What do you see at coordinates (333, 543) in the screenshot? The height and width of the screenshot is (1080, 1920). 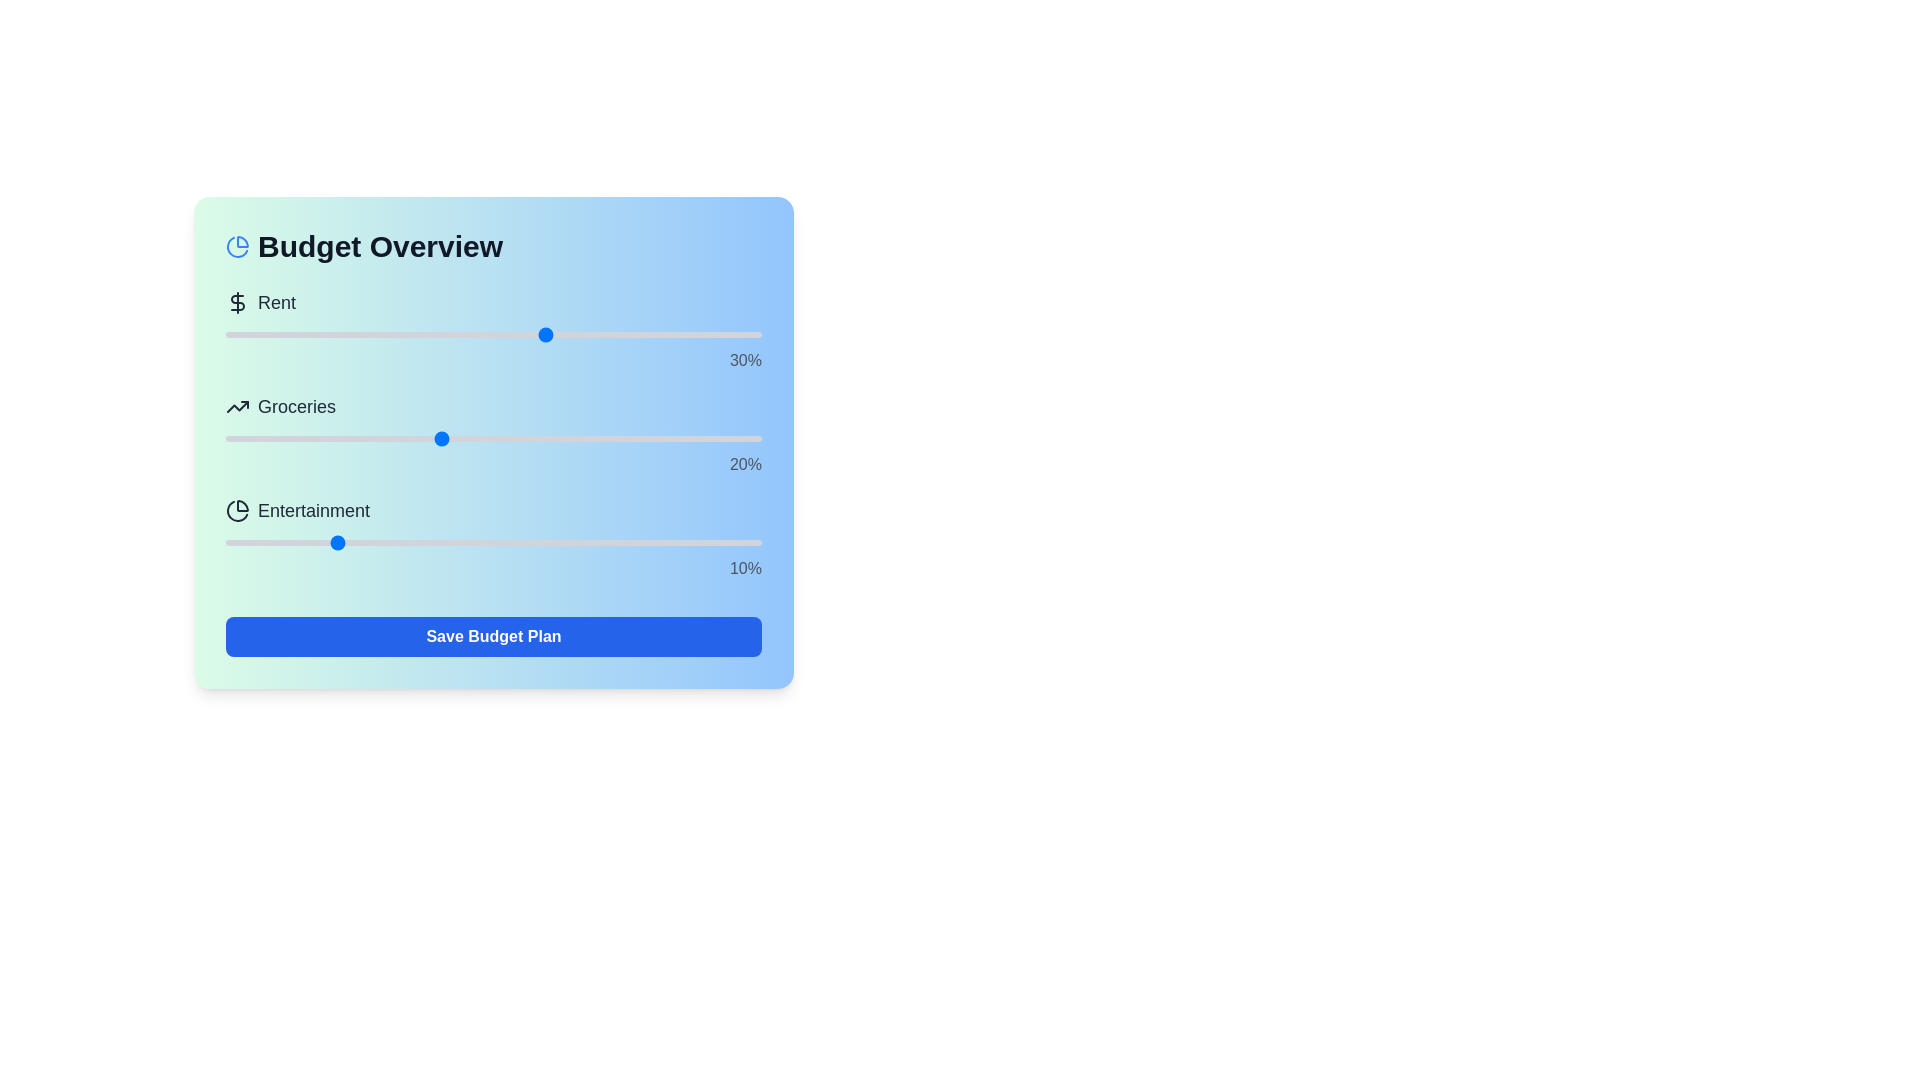 I see `the slider` at bounding box center [333, 543].